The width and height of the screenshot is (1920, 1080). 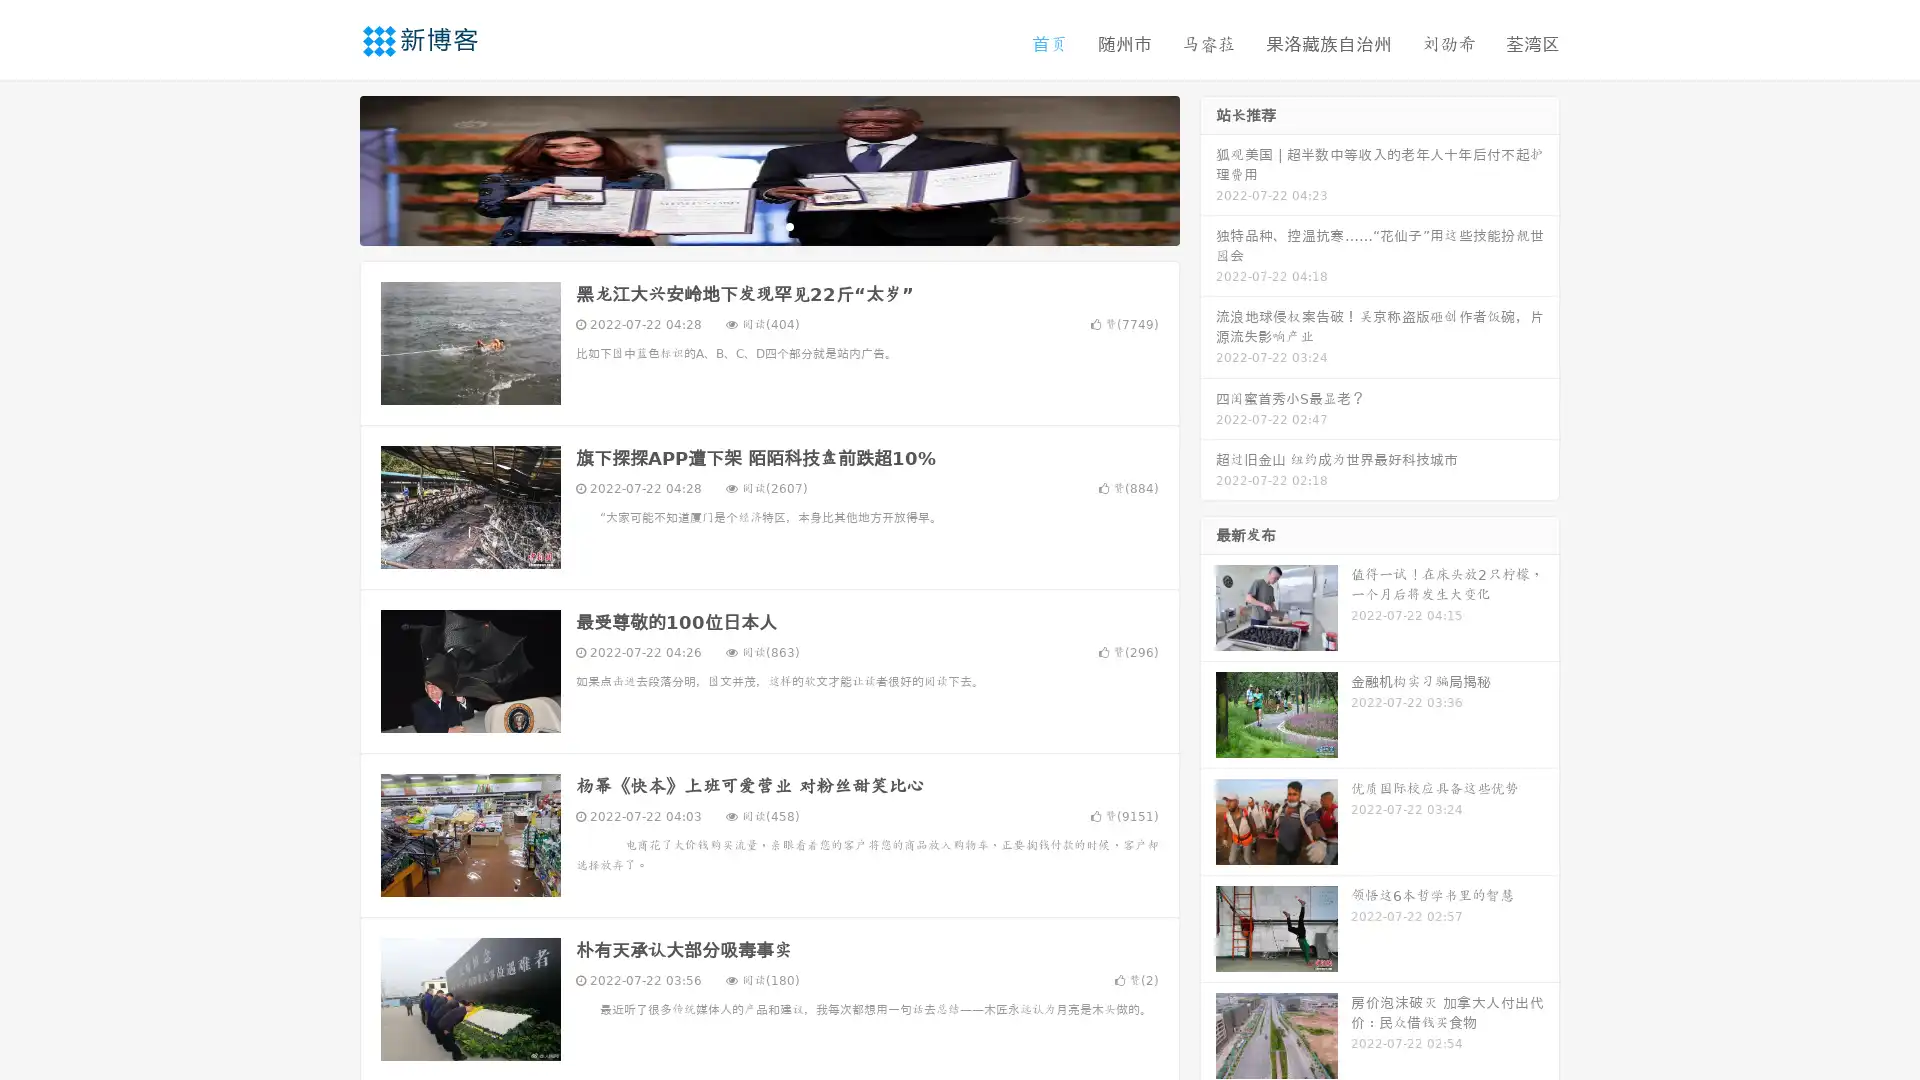 What do you see at coordinates (330, 168) in the screenshot?
I see `Previous slide` at bounding box center [330, 168].